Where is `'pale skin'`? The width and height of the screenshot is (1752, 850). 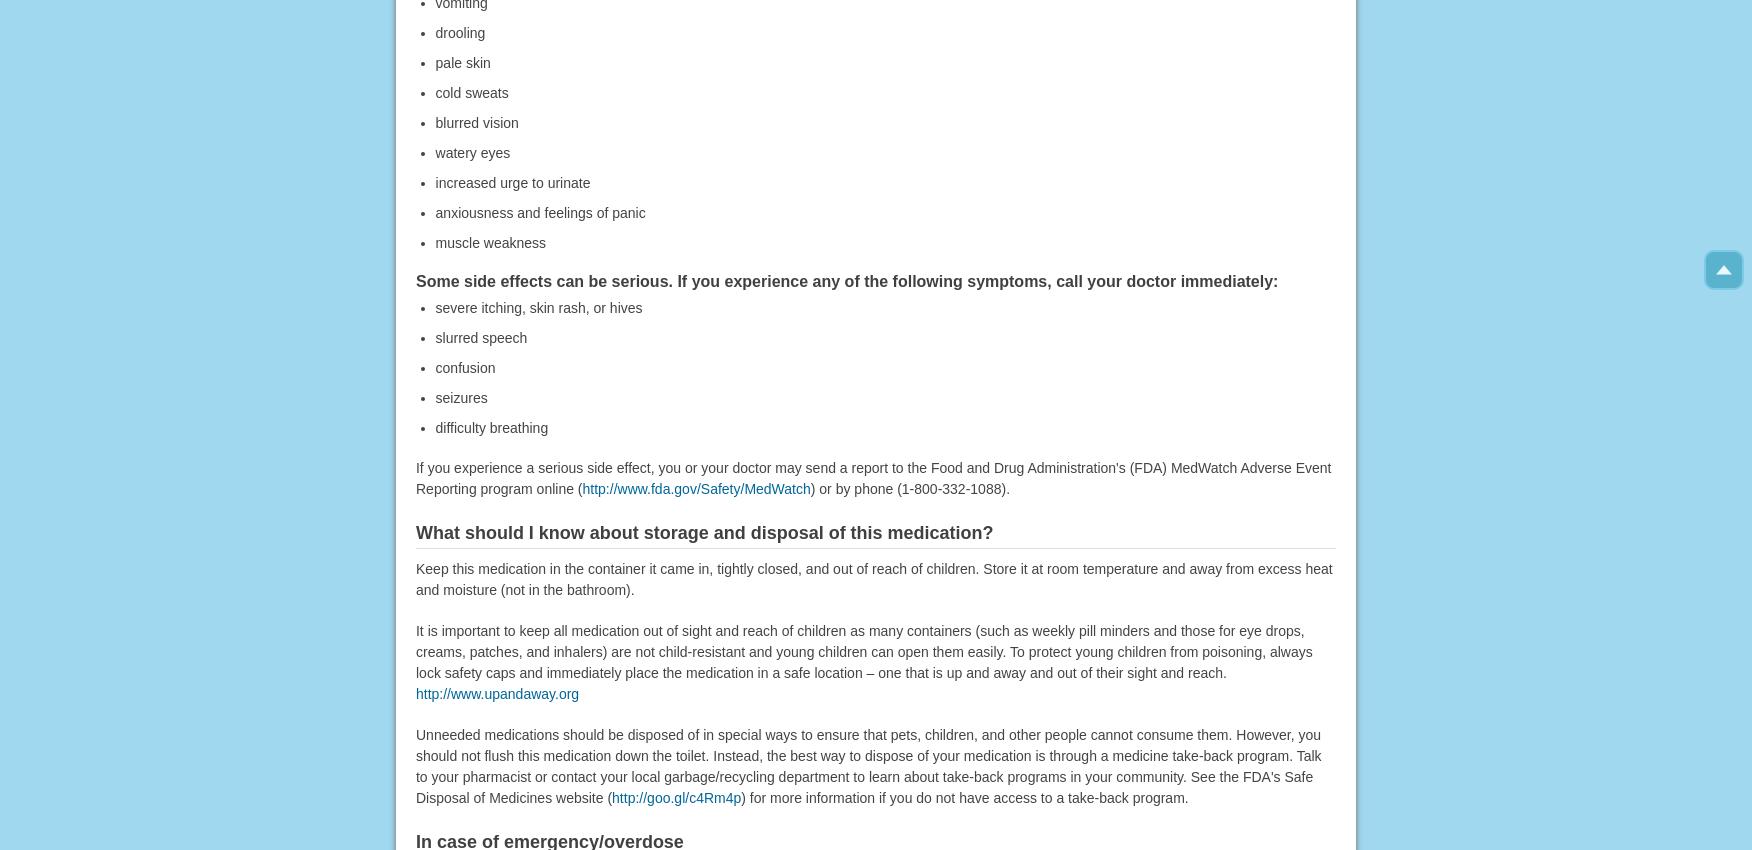 'pale skin' is located at coordinates (462, 61).